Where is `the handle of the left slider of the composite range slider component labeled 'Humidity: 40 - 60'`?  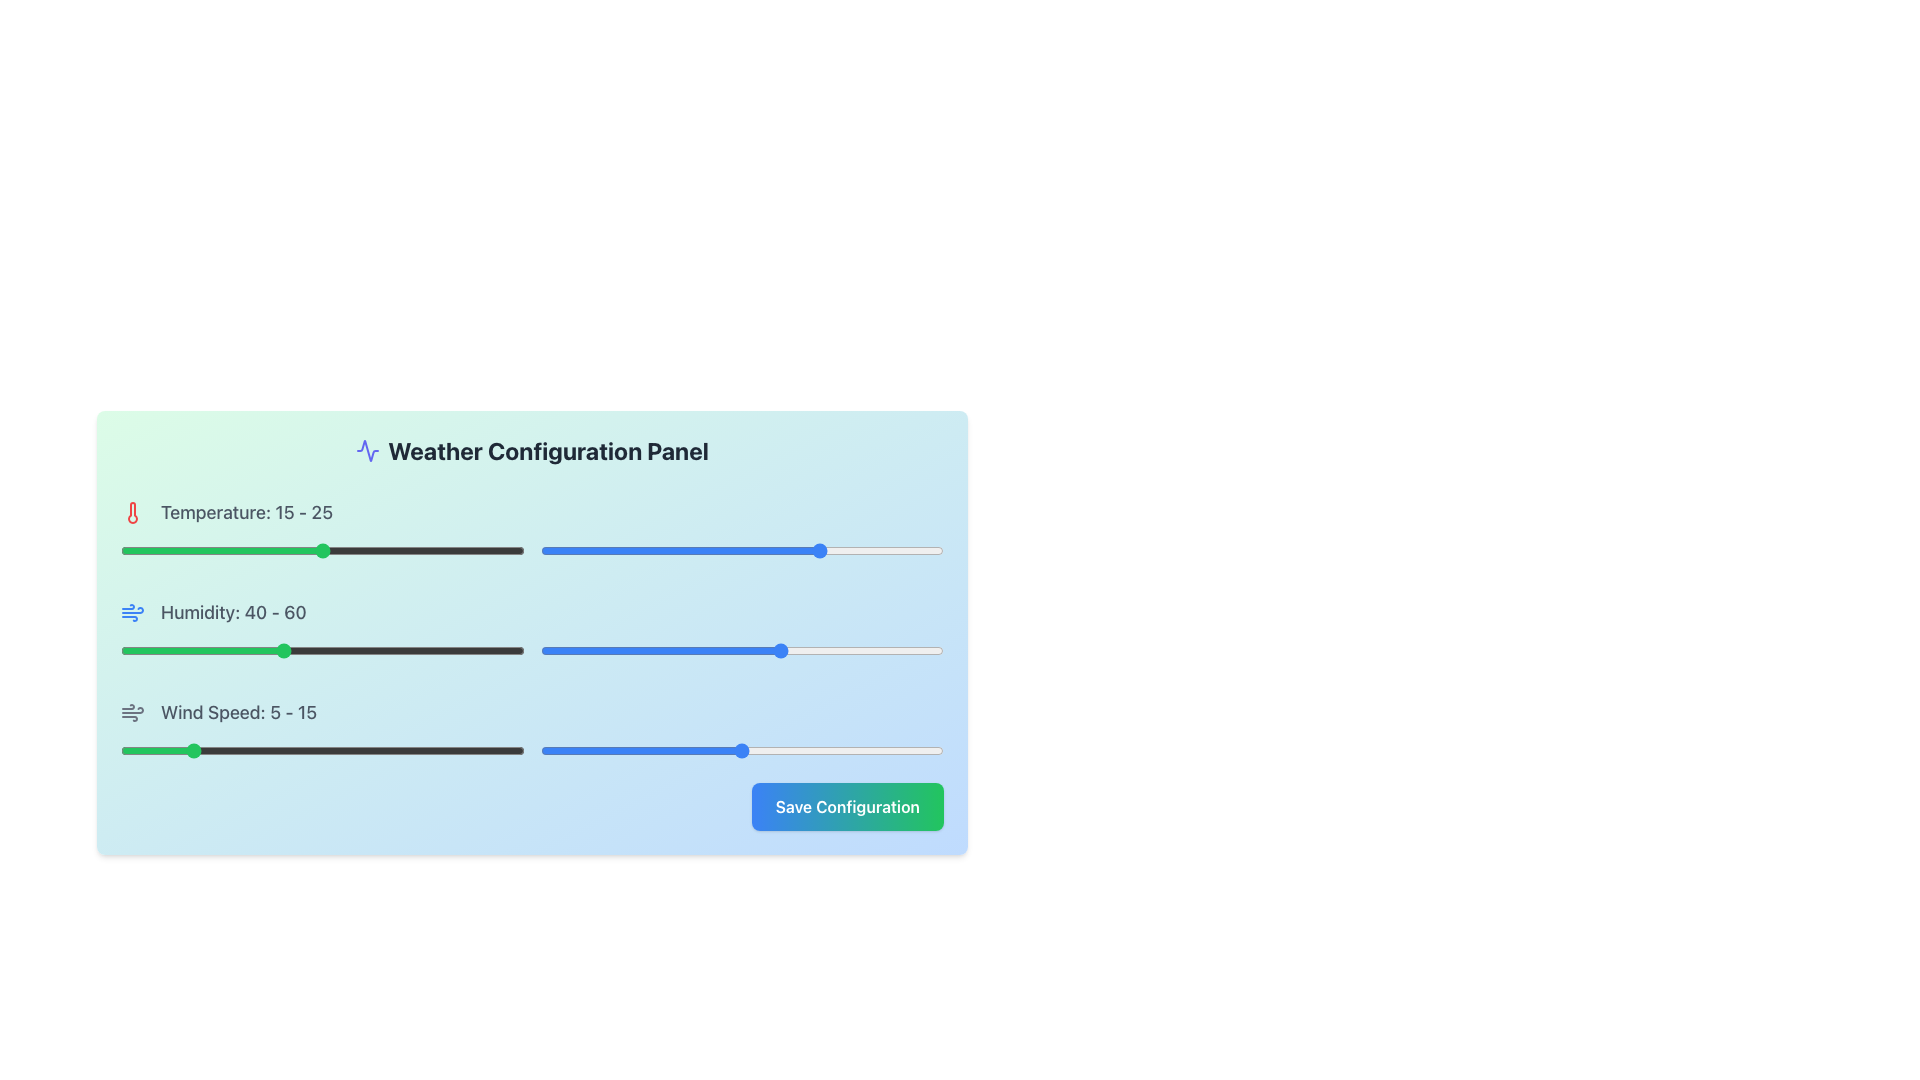 the handle of the left slider of the composite range slider component labeled 'Humidity: 40 - 60' is located at coordinates (532, 651).